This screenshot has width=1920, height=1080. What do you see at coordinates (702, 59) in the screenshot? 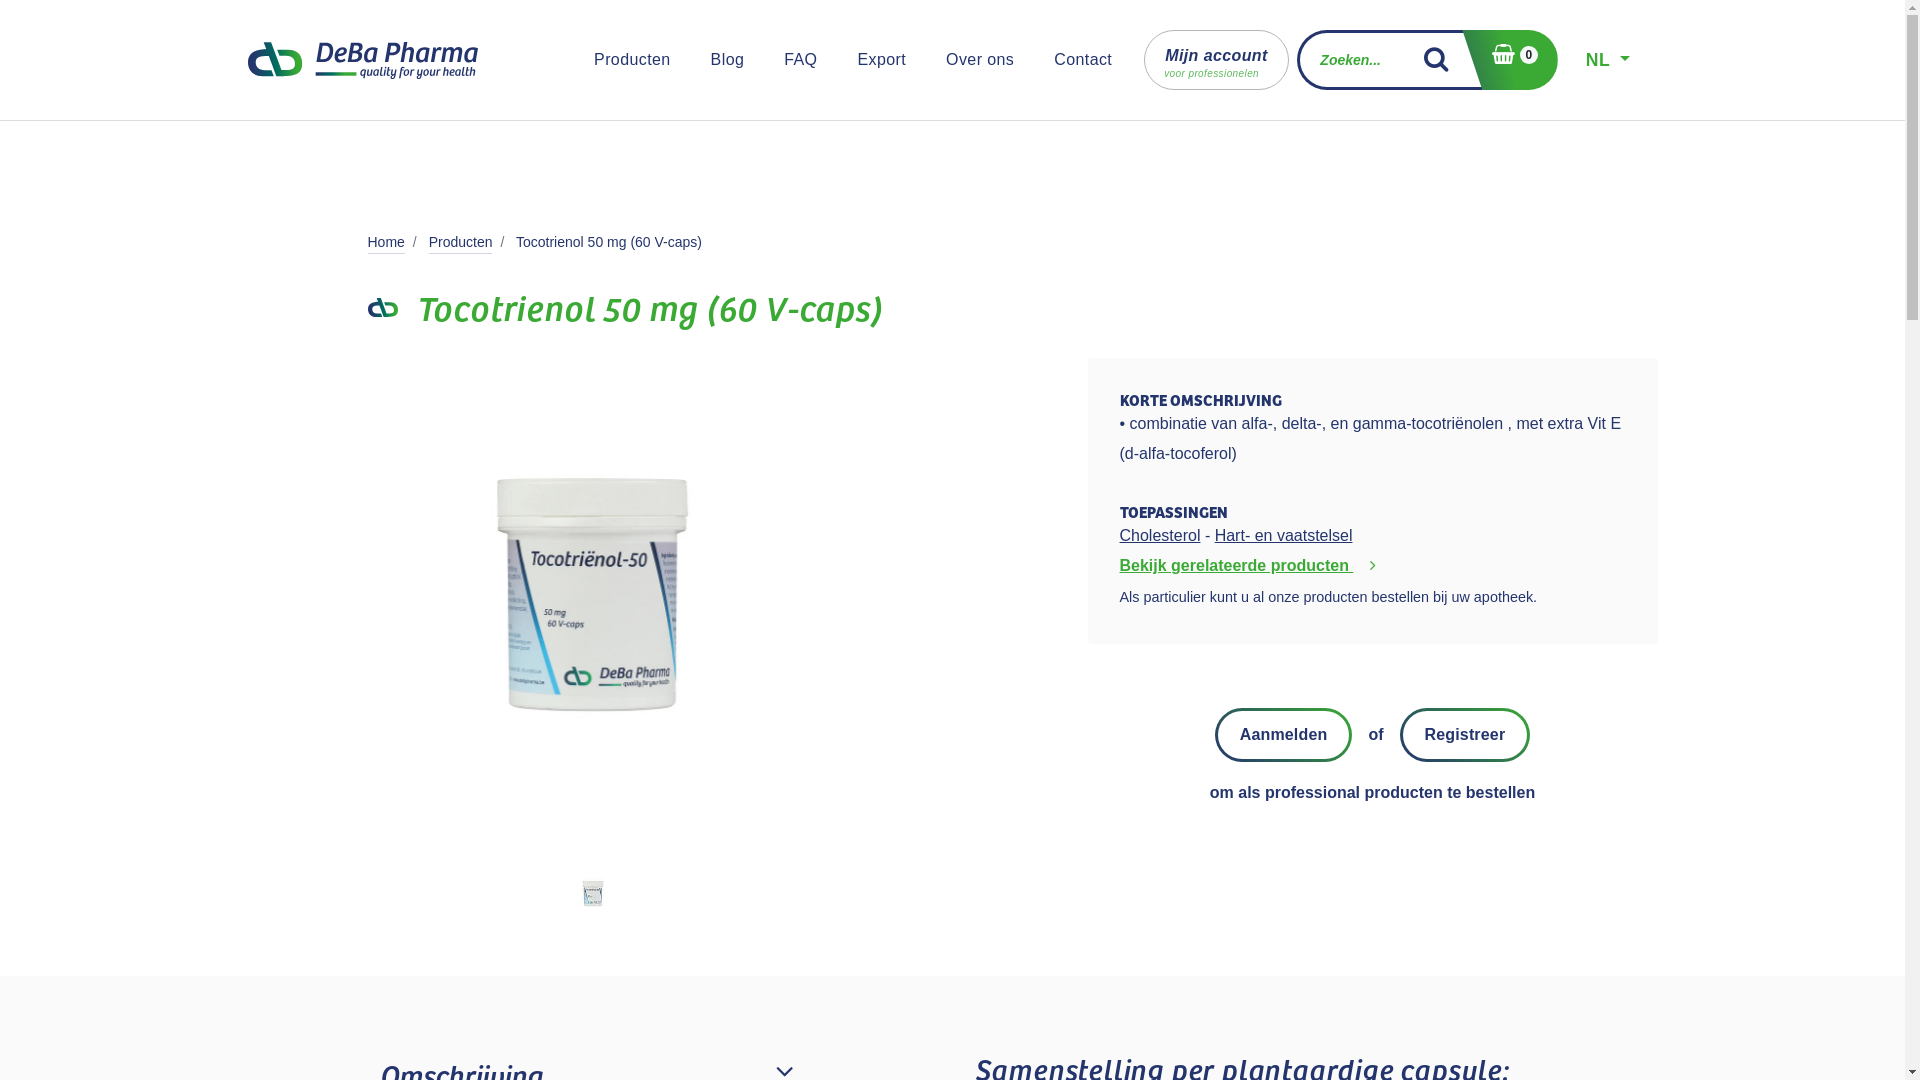
I see `'Blog'` at bounding box center [702, 59].